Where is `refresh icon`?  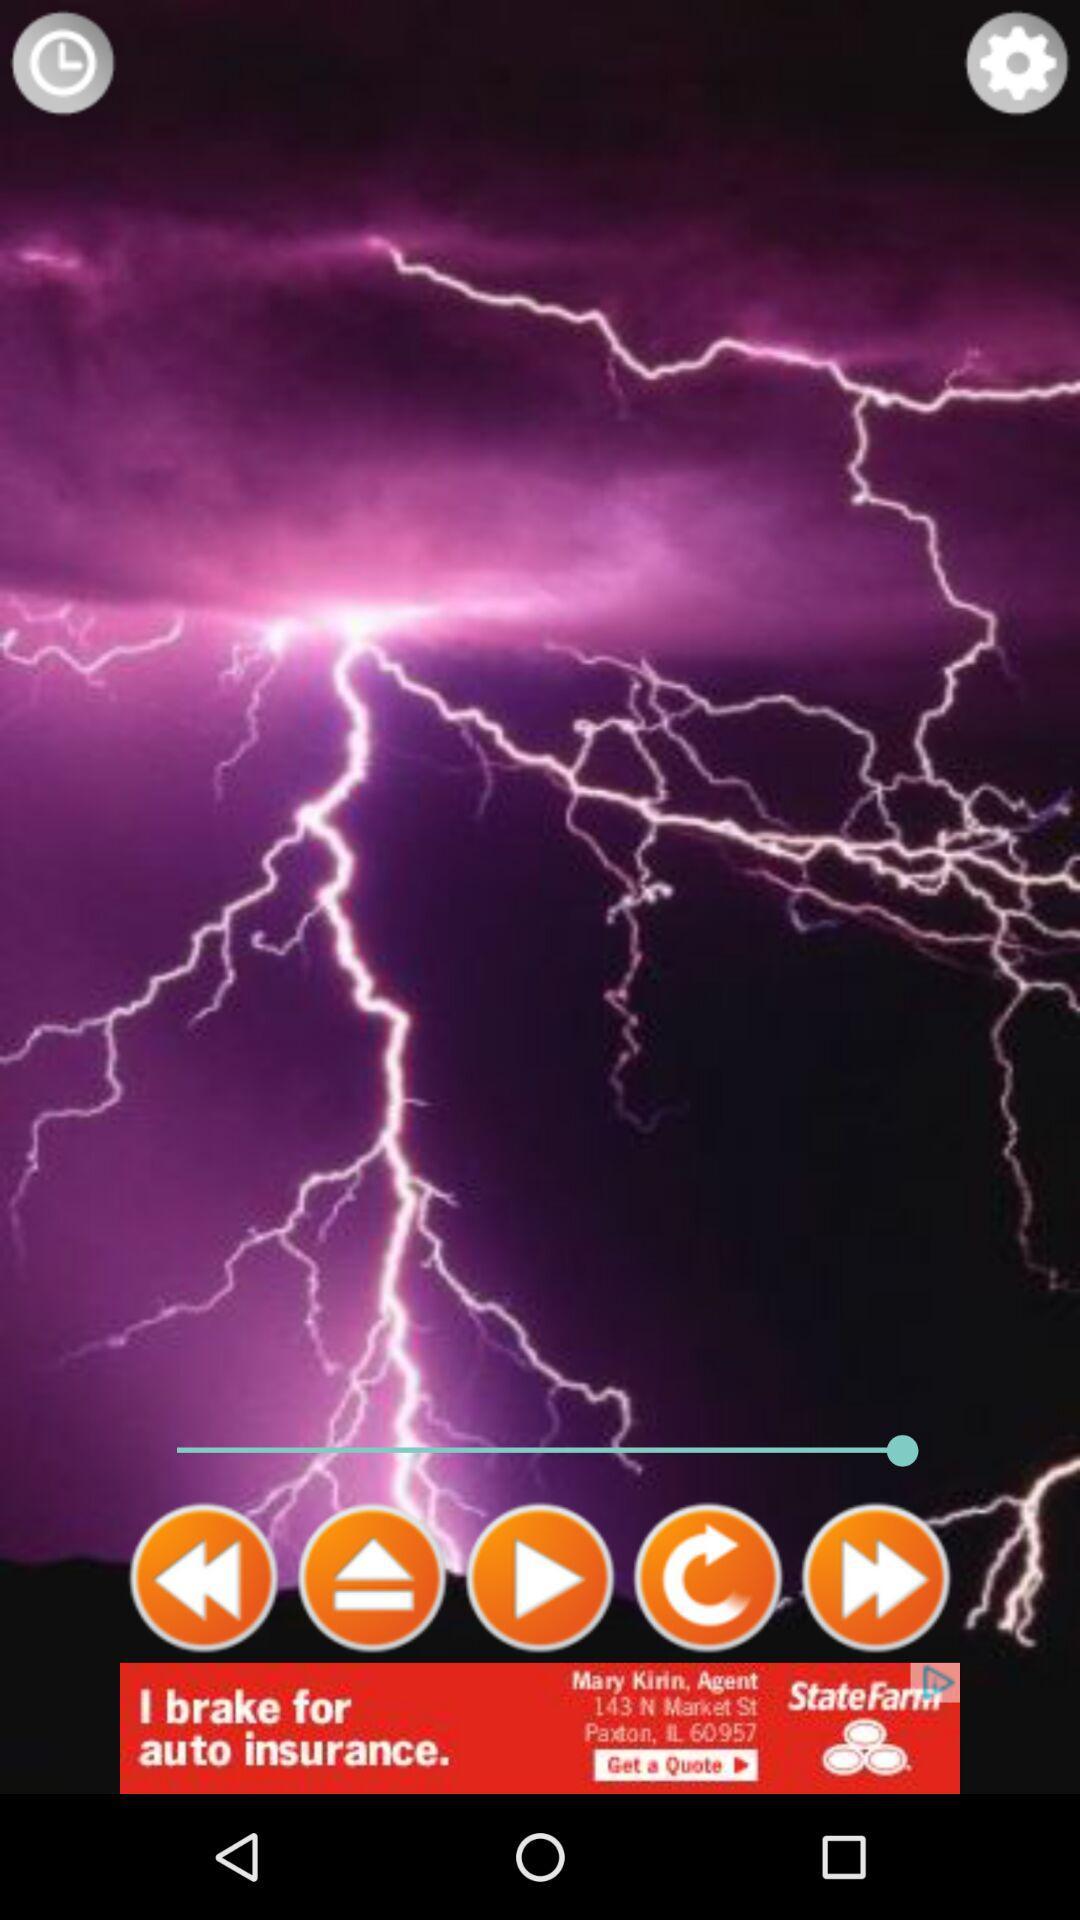 refresh icon is located at coordinates (707, 1577).